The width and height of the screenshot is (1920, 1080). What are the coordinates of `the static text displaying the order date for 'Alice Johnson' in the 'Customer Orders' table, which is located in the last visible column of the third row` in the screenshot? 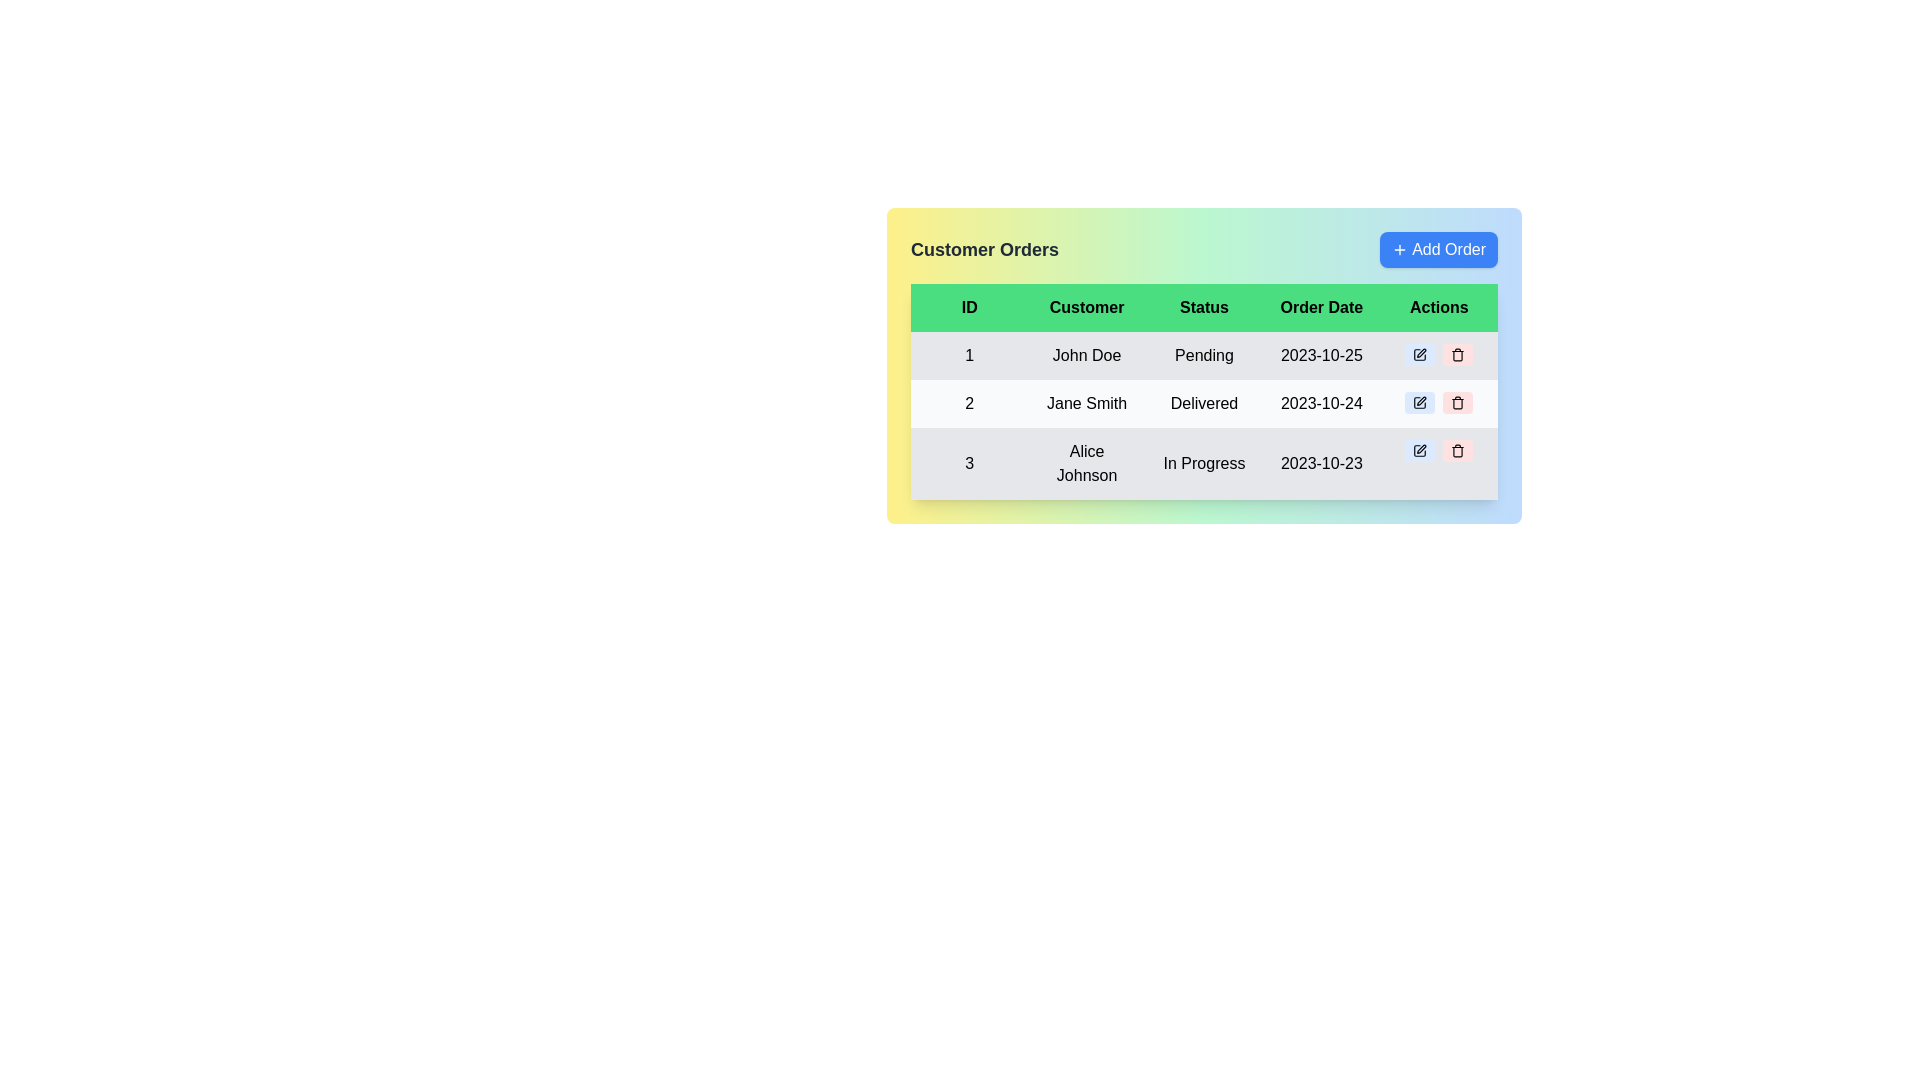 It's located at (1321, 463).